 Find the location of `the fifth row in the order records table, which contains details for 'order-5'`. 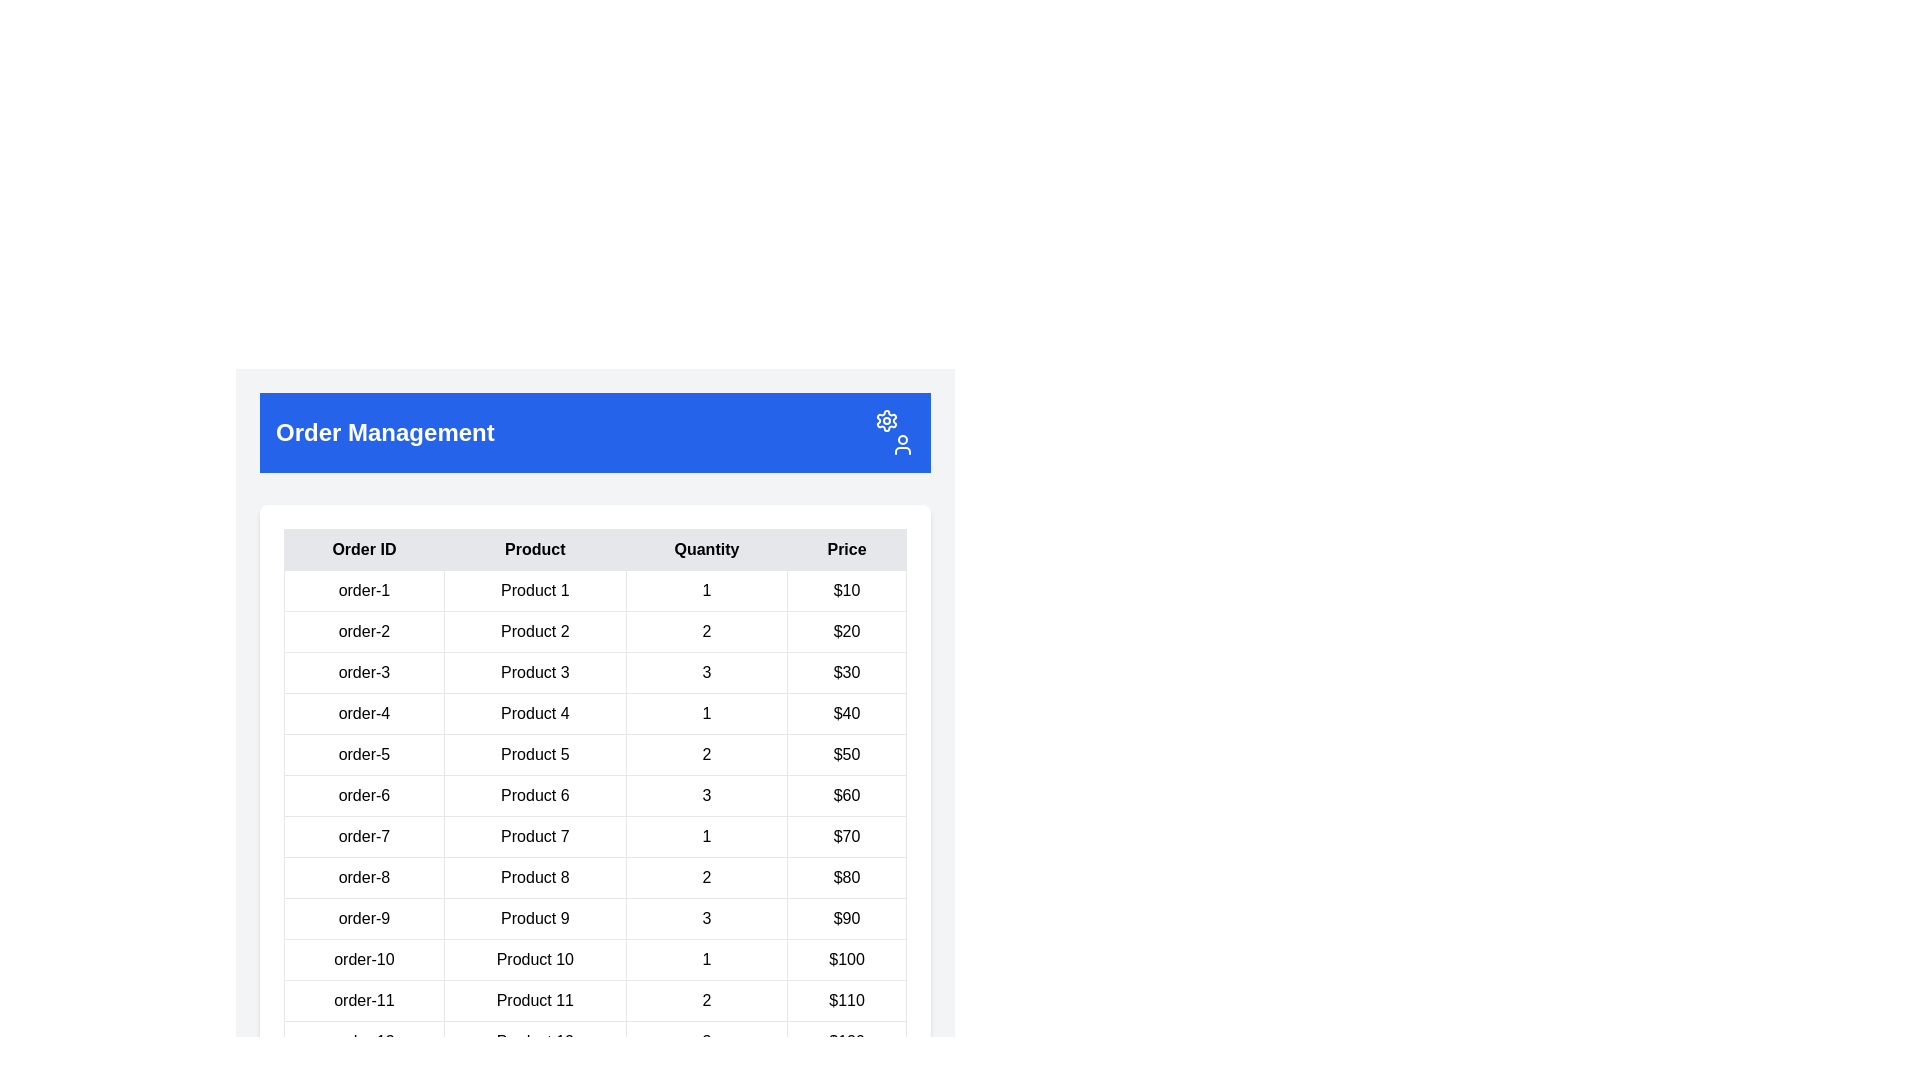

the fifth row in the order records table, which contains details for 'order-5' is located at coordinates (594, 755).